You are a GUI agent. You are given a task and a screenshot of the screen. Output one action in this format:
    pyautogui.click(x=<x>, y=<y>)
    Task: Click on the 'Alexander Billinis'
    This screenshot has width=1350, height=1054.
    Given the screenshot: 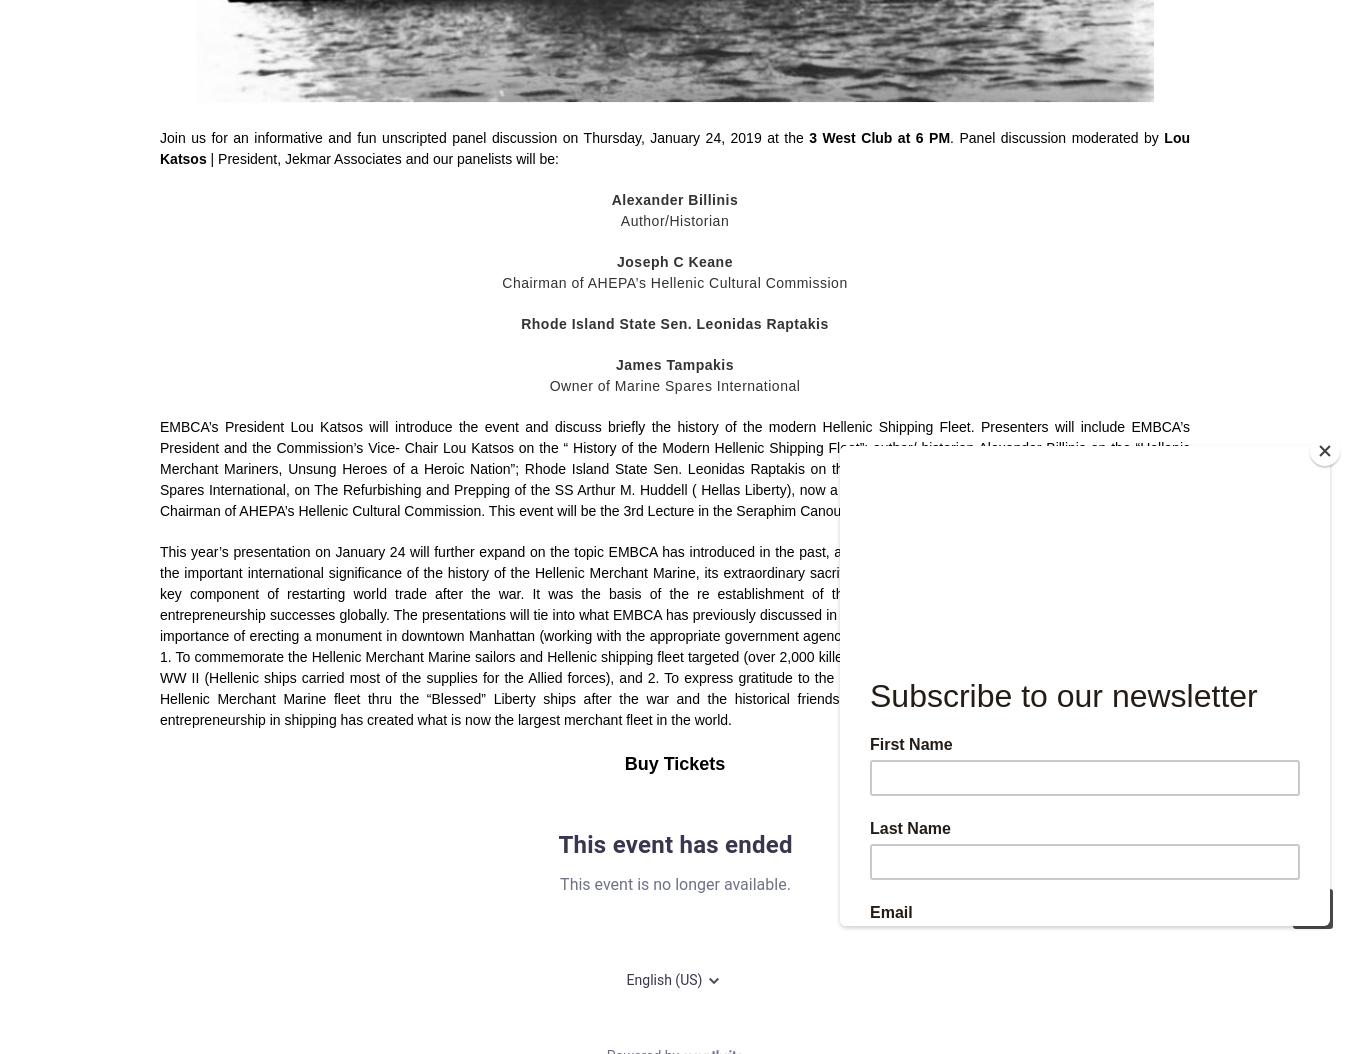 What is the action you would take?
    pyautogui.click(x=674, y=197)
    